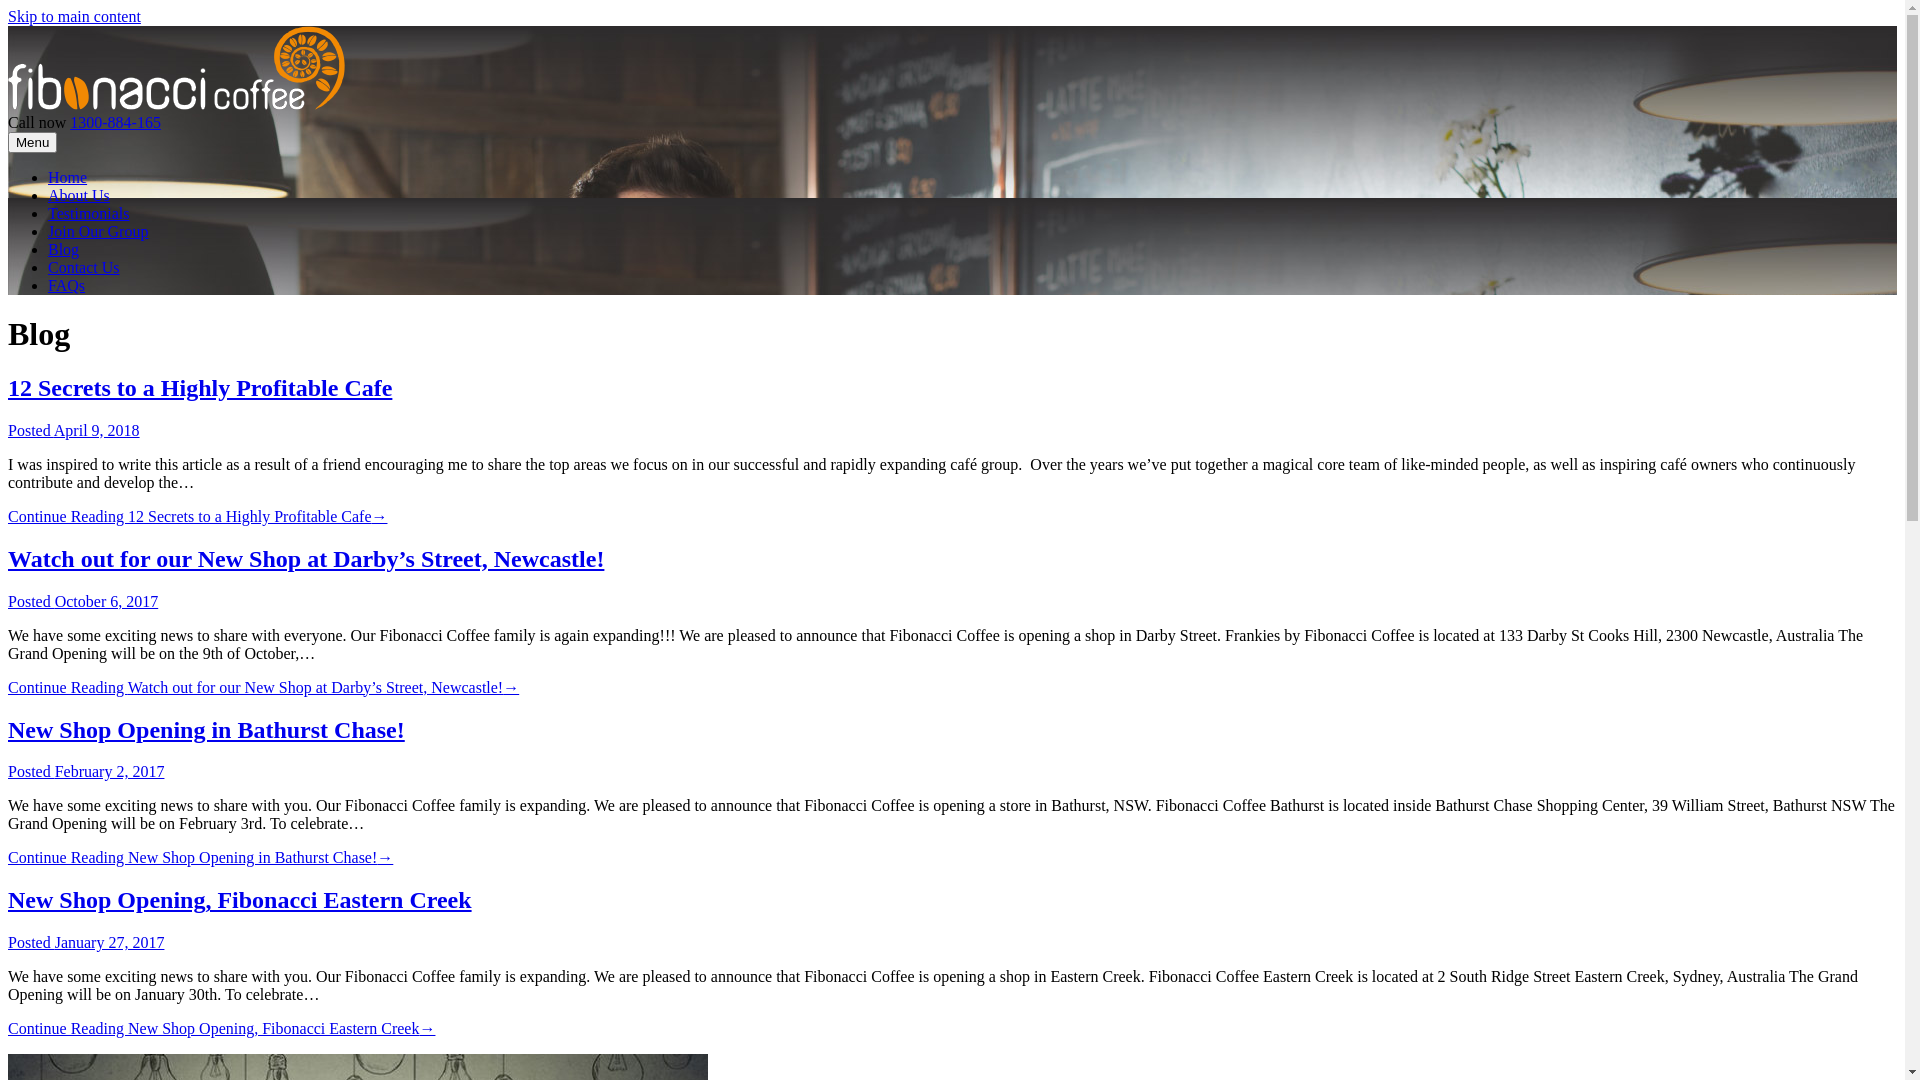  I want to click on 'Posted April 9, 2018', so click(8, 429).